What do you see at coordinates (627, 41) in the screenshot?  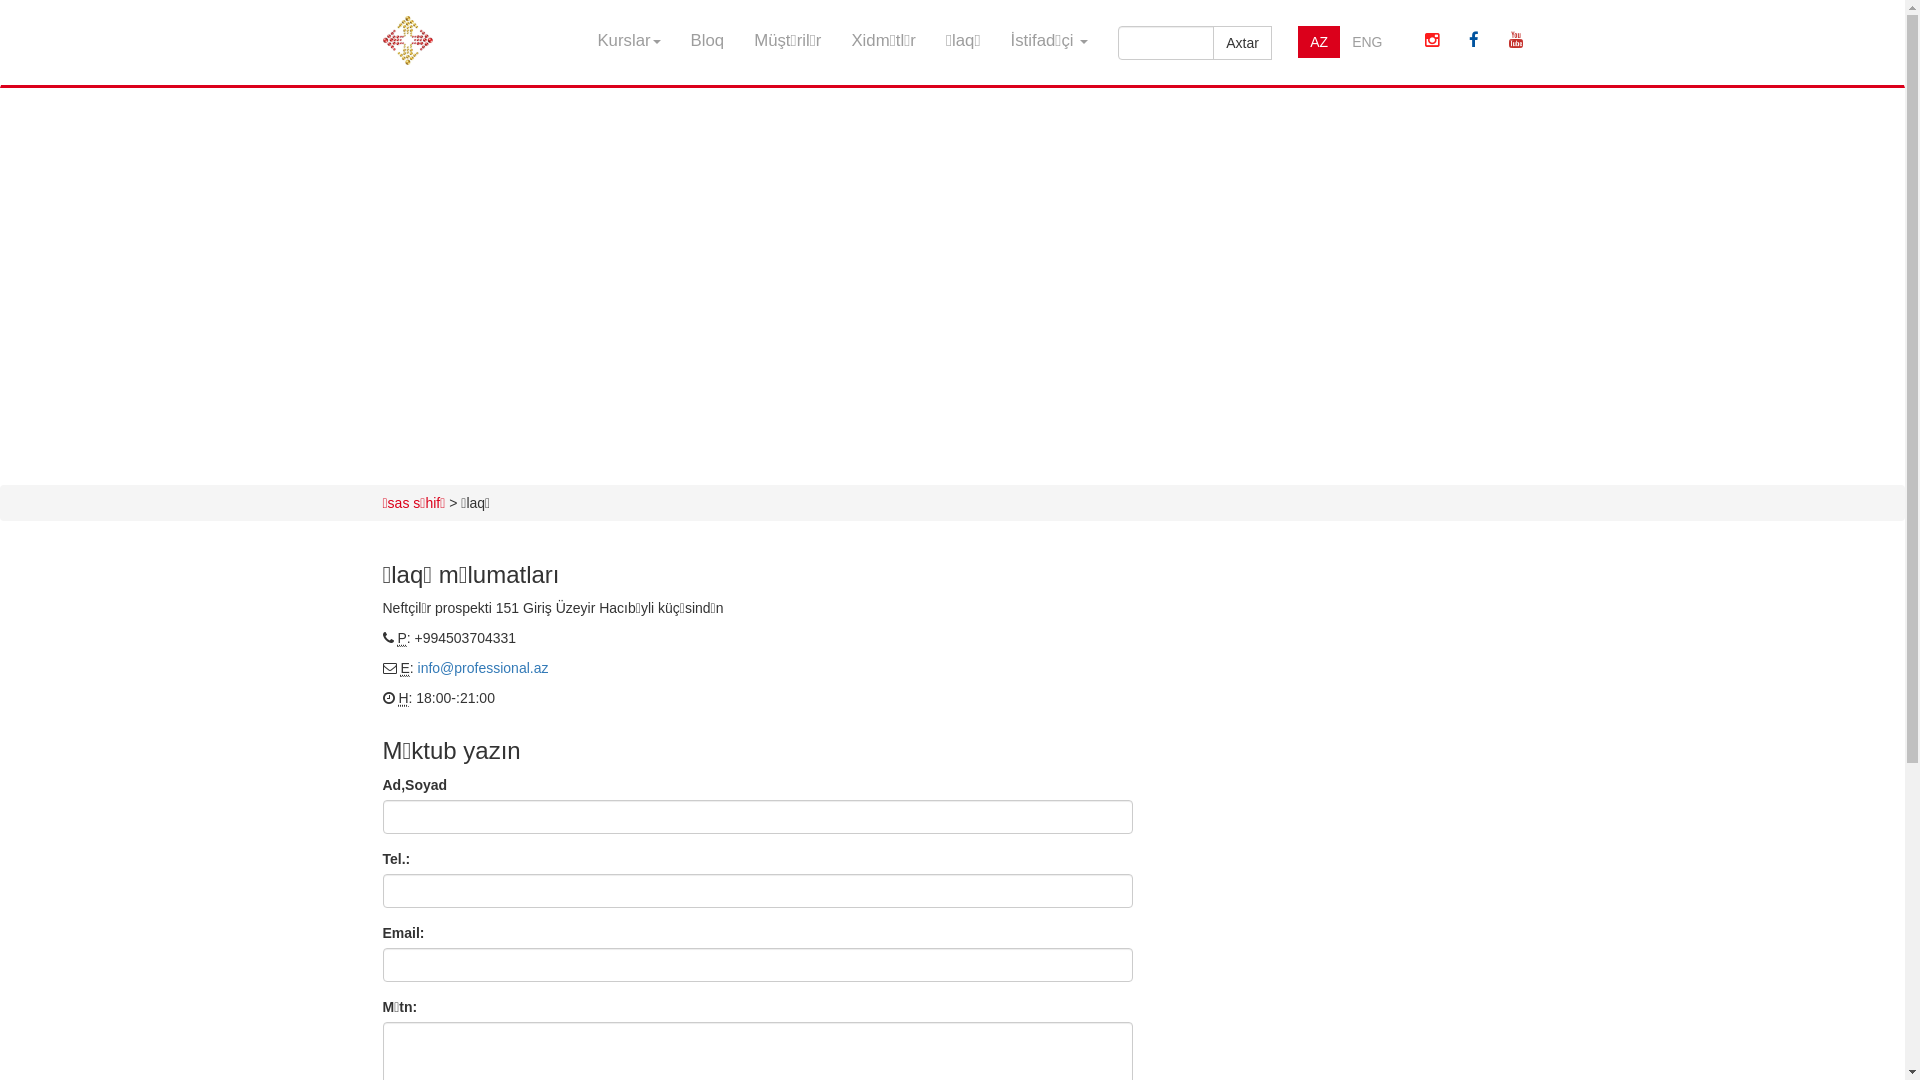 I see `'Kurslar'` at bounding box center [627, 41].